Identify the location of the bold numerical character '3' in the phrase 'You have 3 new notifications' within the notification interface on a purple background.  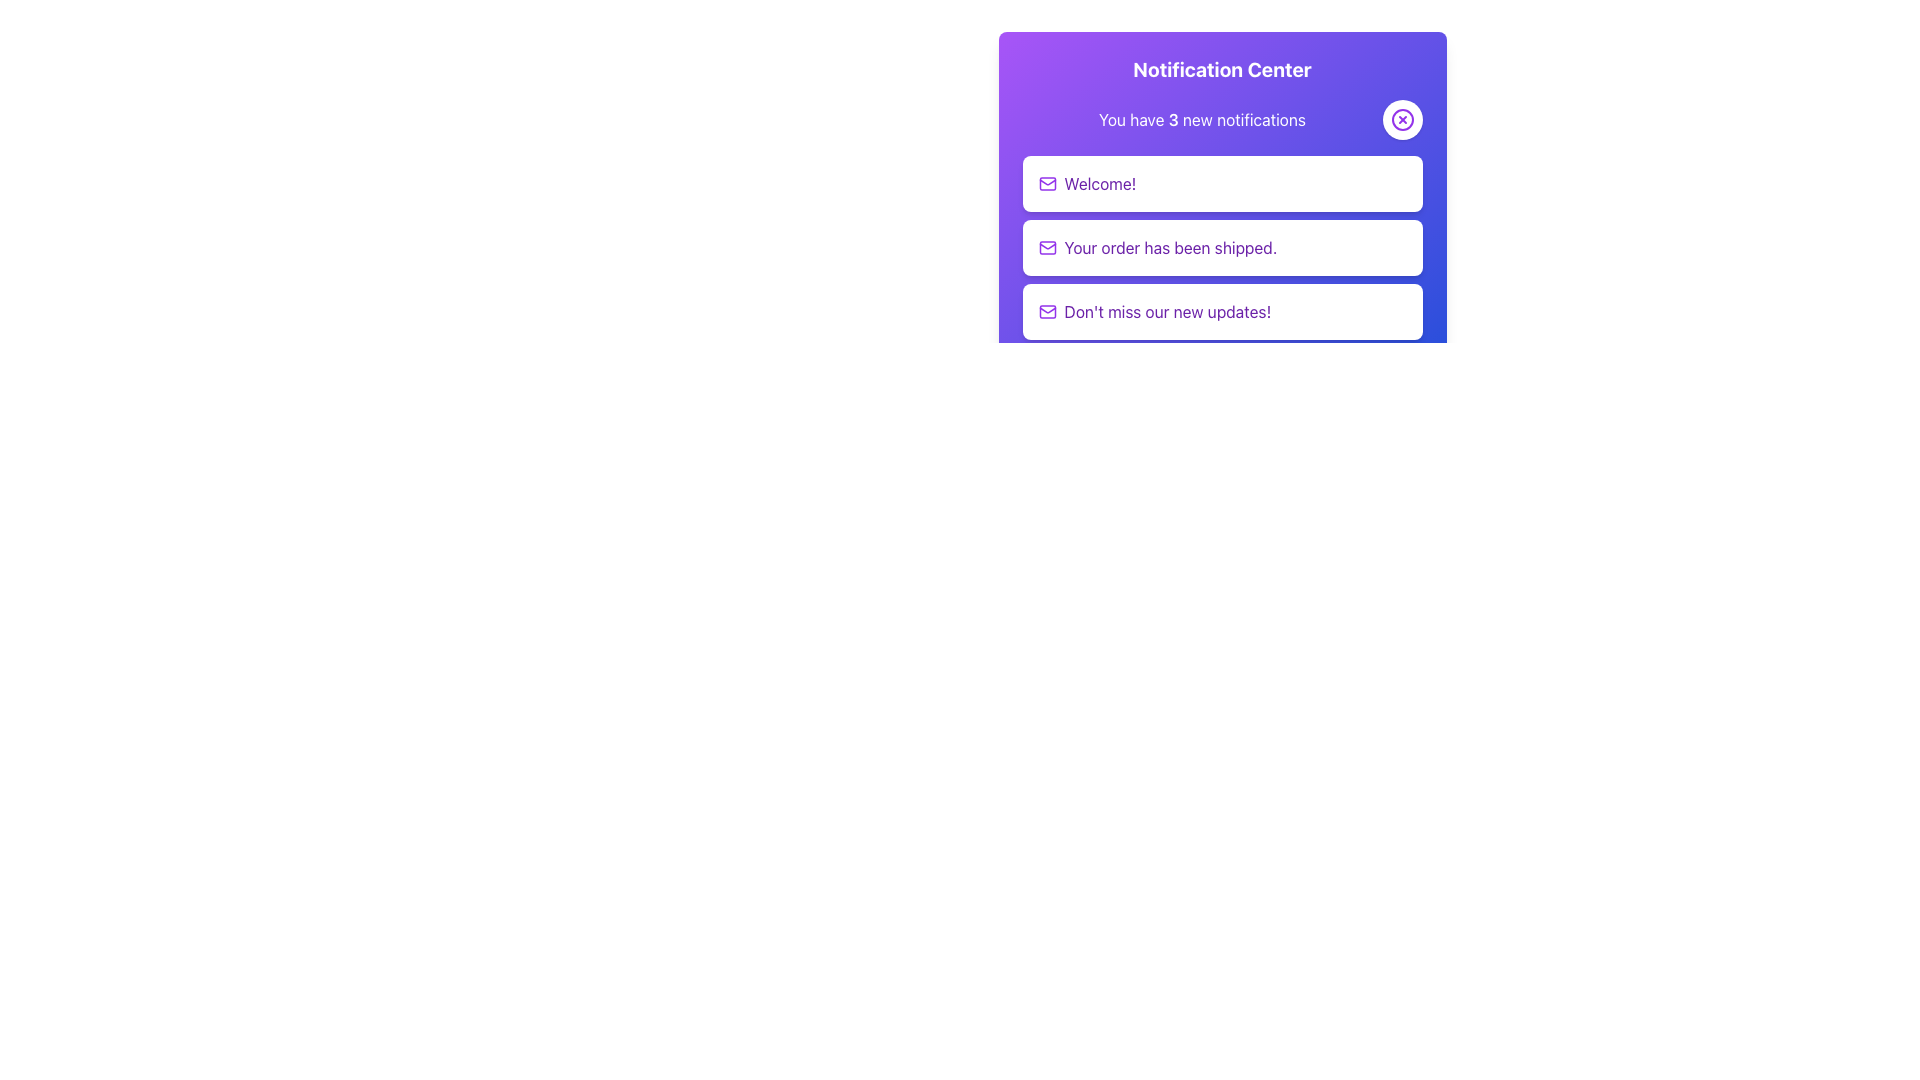
(1173, 119).